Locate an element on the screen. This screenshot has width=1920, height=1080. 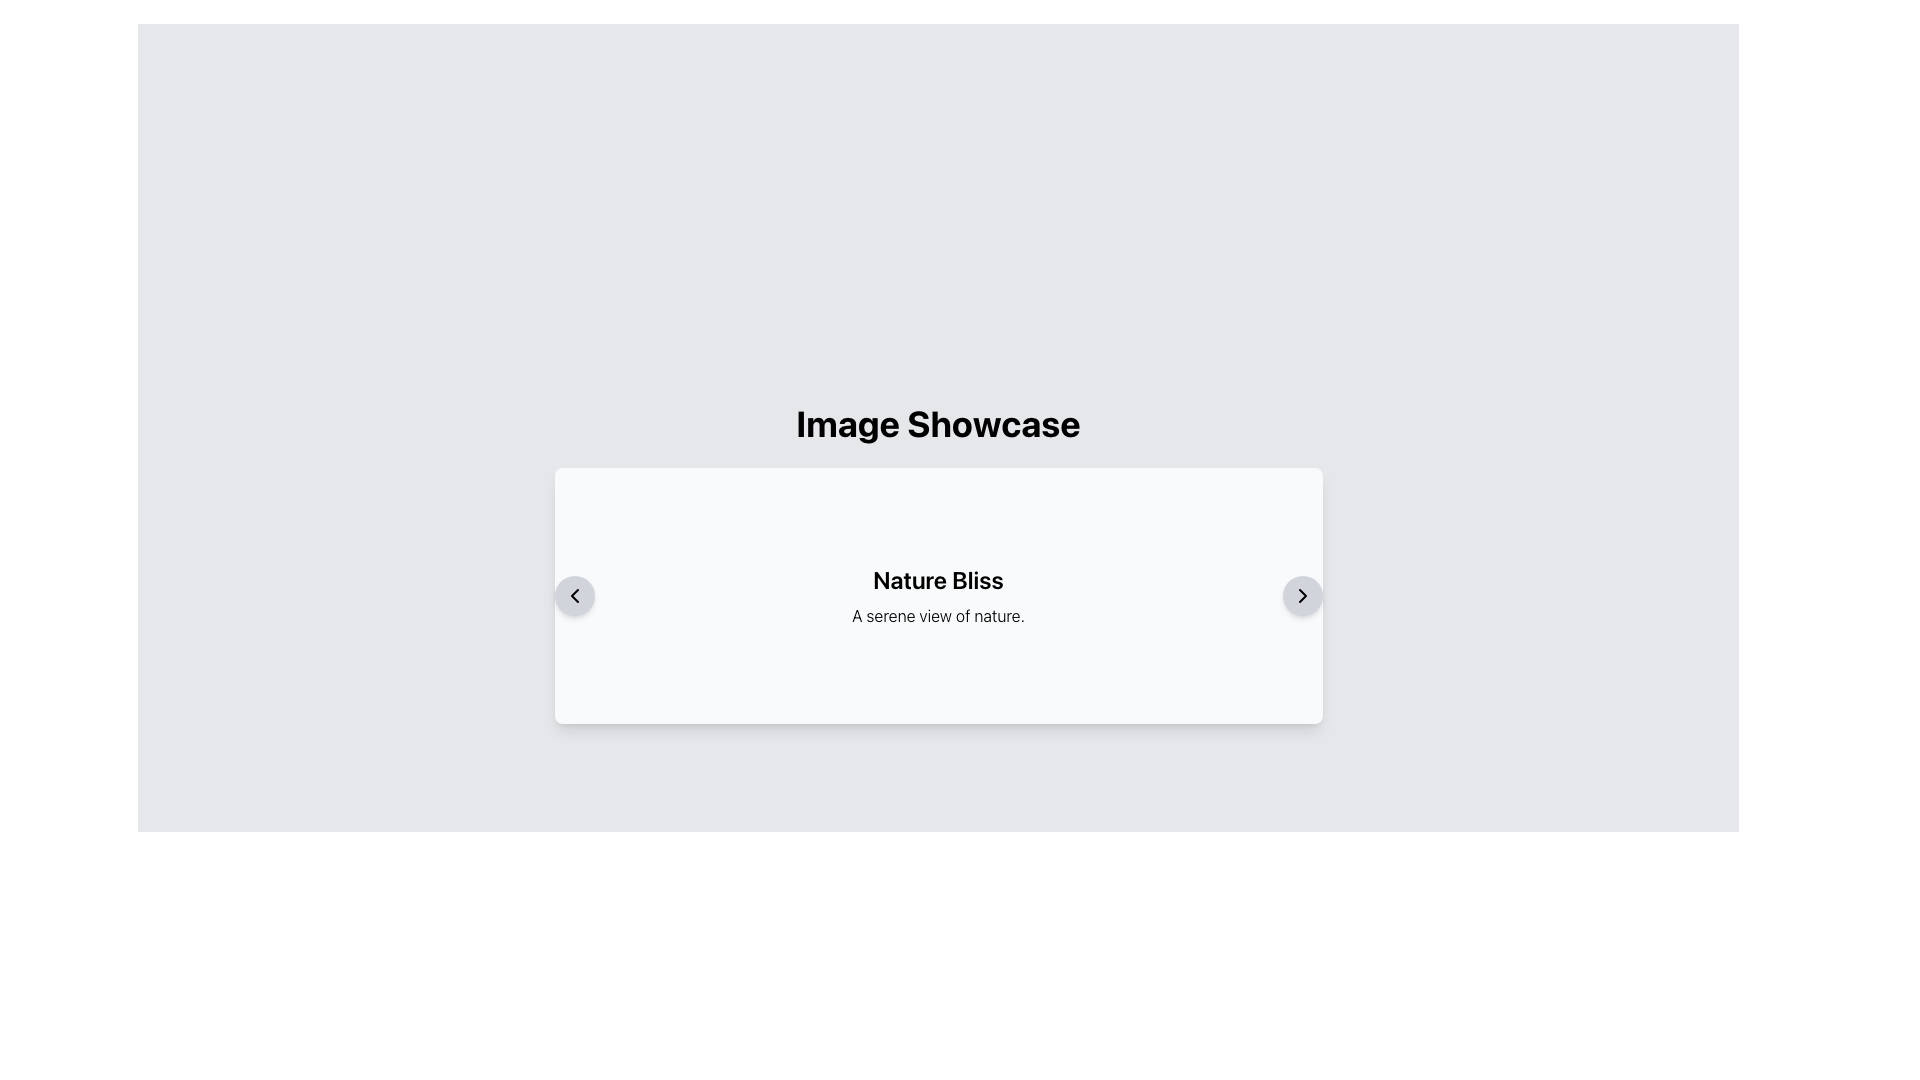
text block located at the center of the light gray rectangular background, which serves as a descriptive title and subtitle for the content section is located at coordinates (937, 595).